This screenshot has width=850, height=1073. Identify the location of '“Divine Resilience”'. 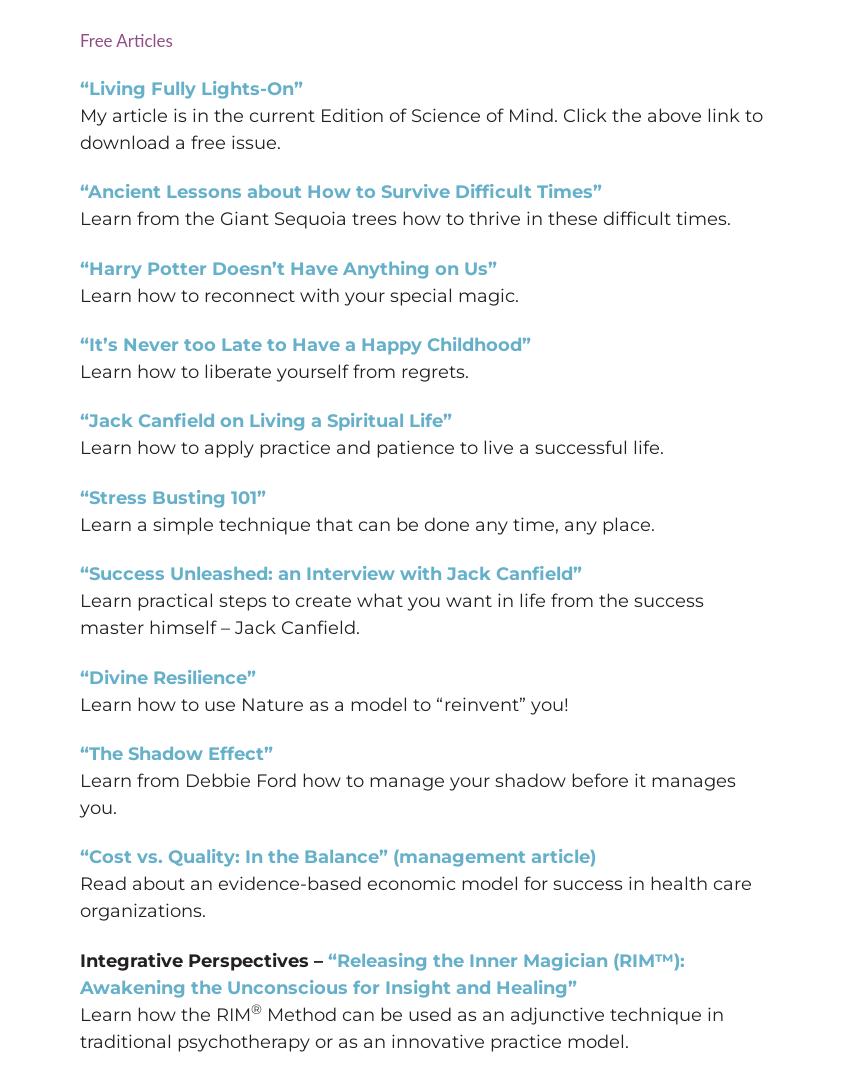
(167, 676).